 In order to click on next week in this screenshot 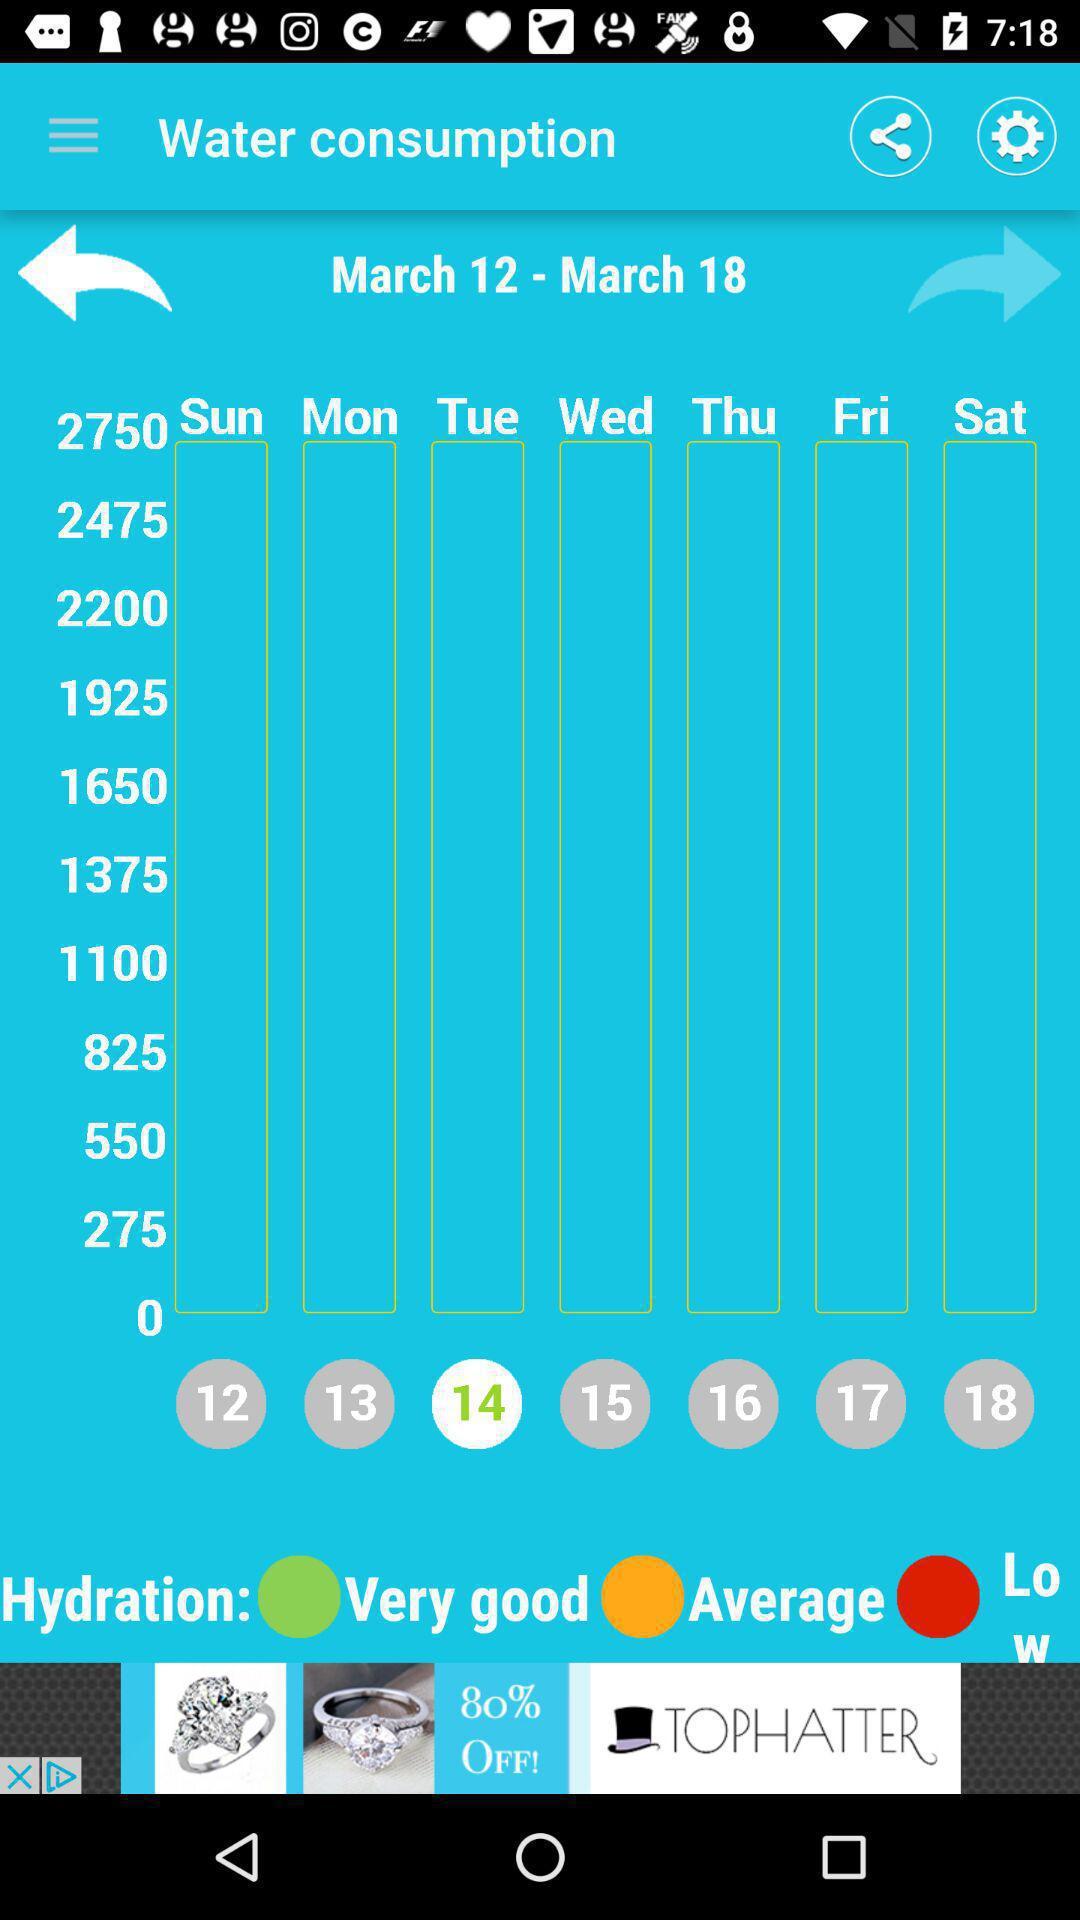, I will do `click(983, 272)`.